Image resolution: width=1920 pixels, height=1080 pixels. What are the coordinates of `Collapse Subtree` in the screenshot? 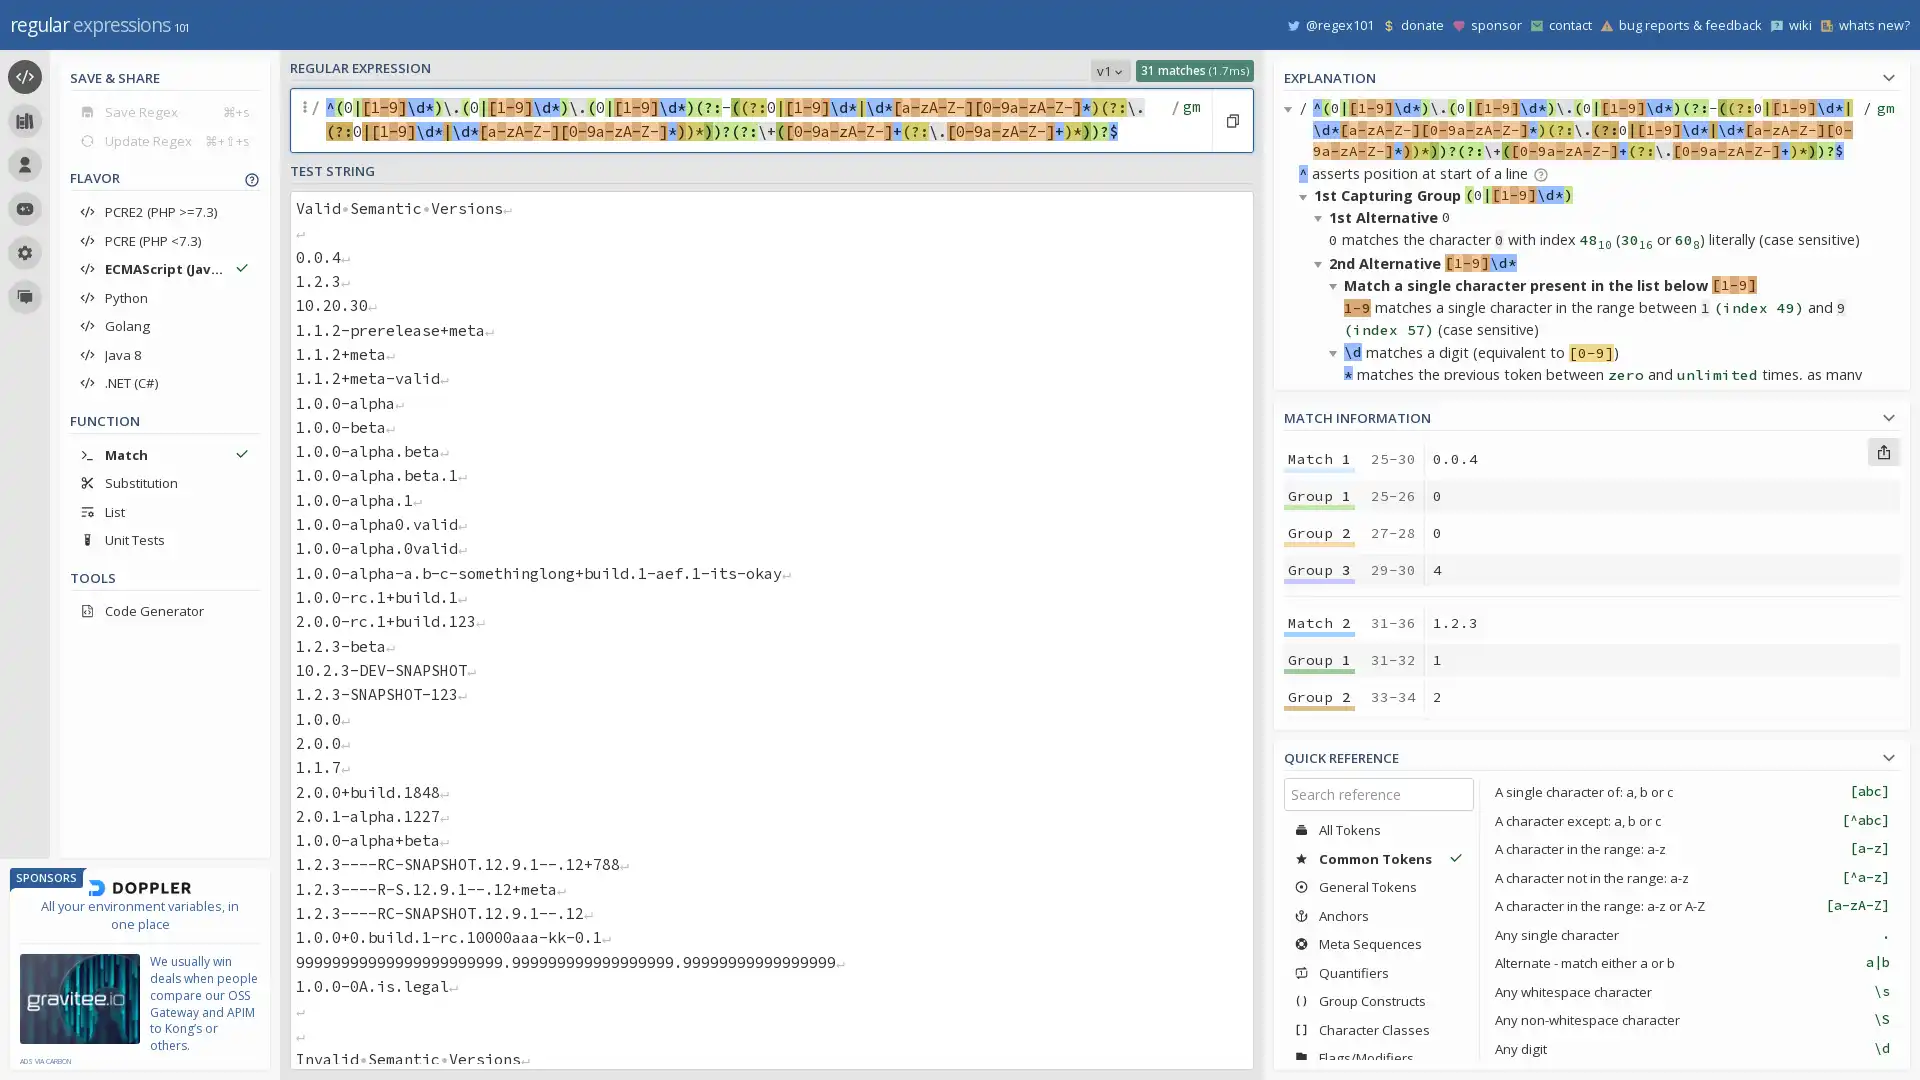 It's located at (1321, 466).